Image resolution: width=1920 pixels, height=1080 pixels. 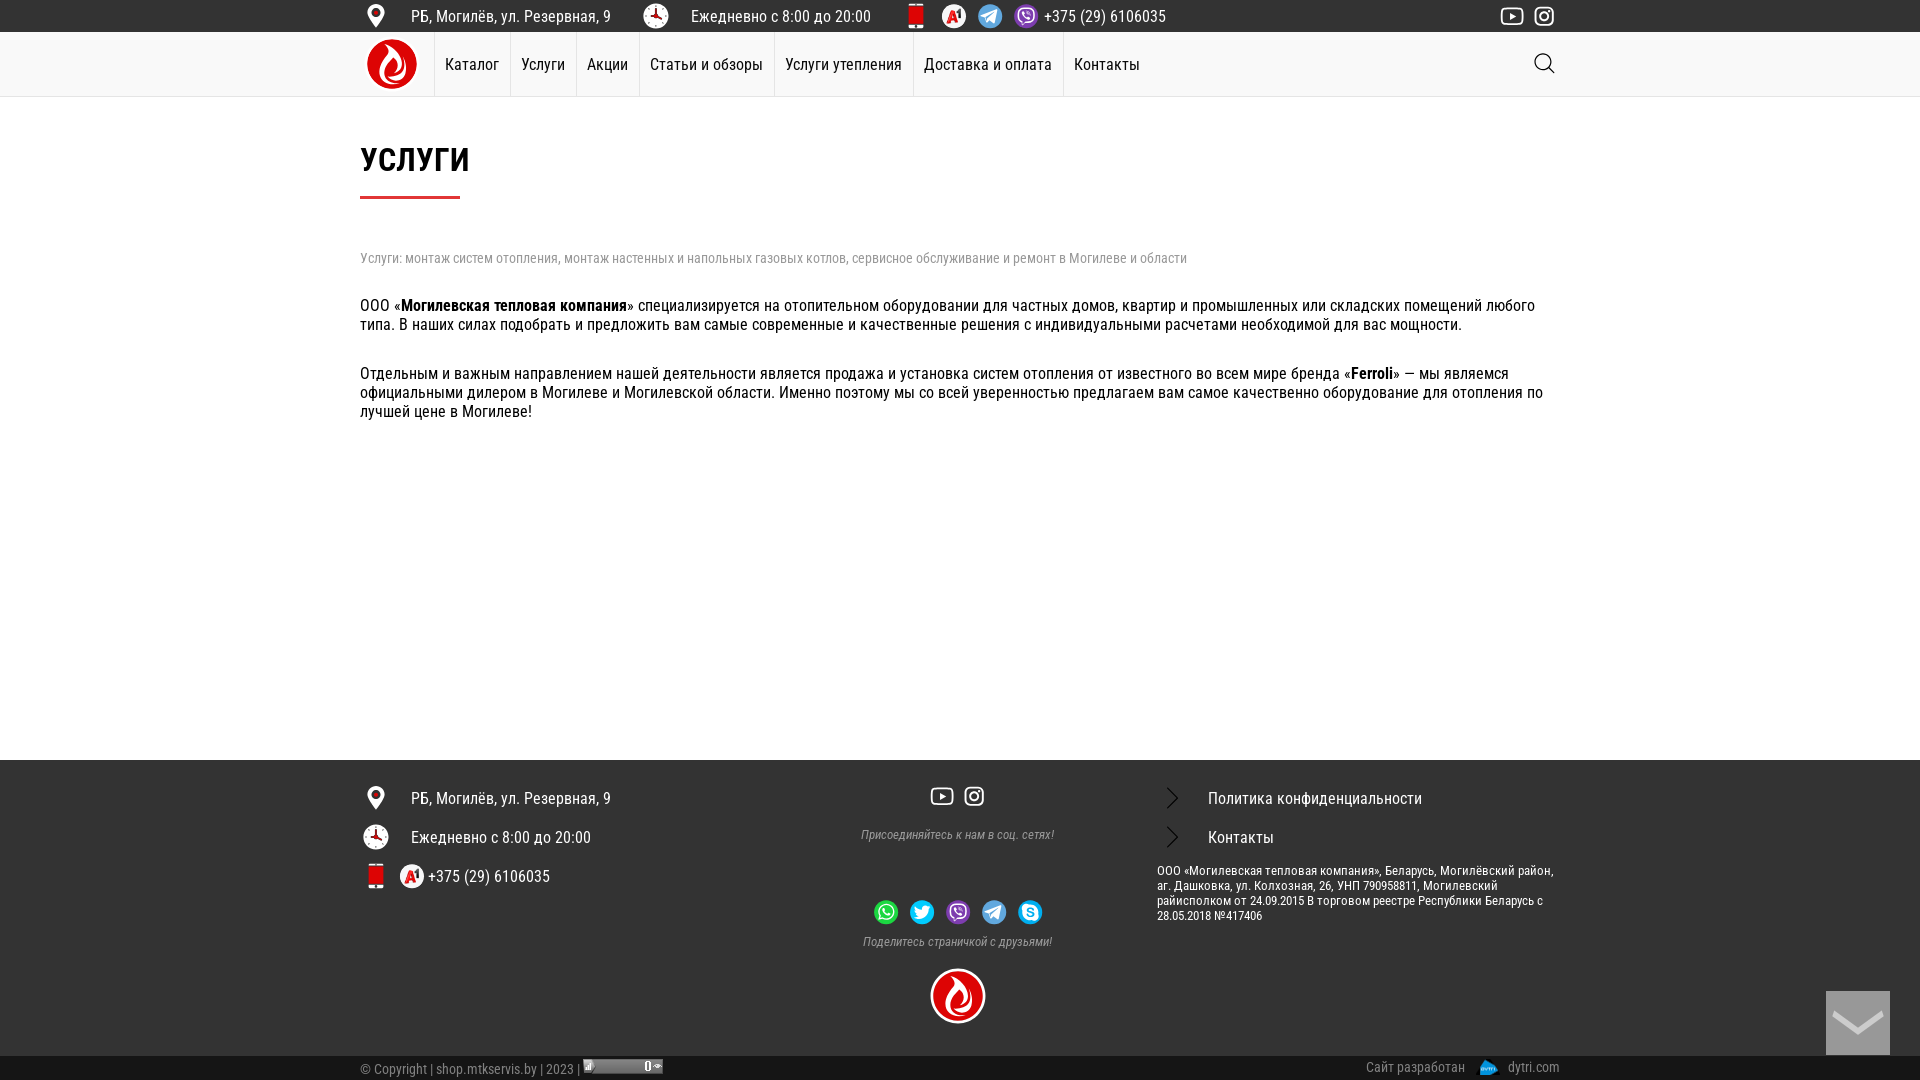 I want to click on 'Skype', so click(x=1013, y=911).